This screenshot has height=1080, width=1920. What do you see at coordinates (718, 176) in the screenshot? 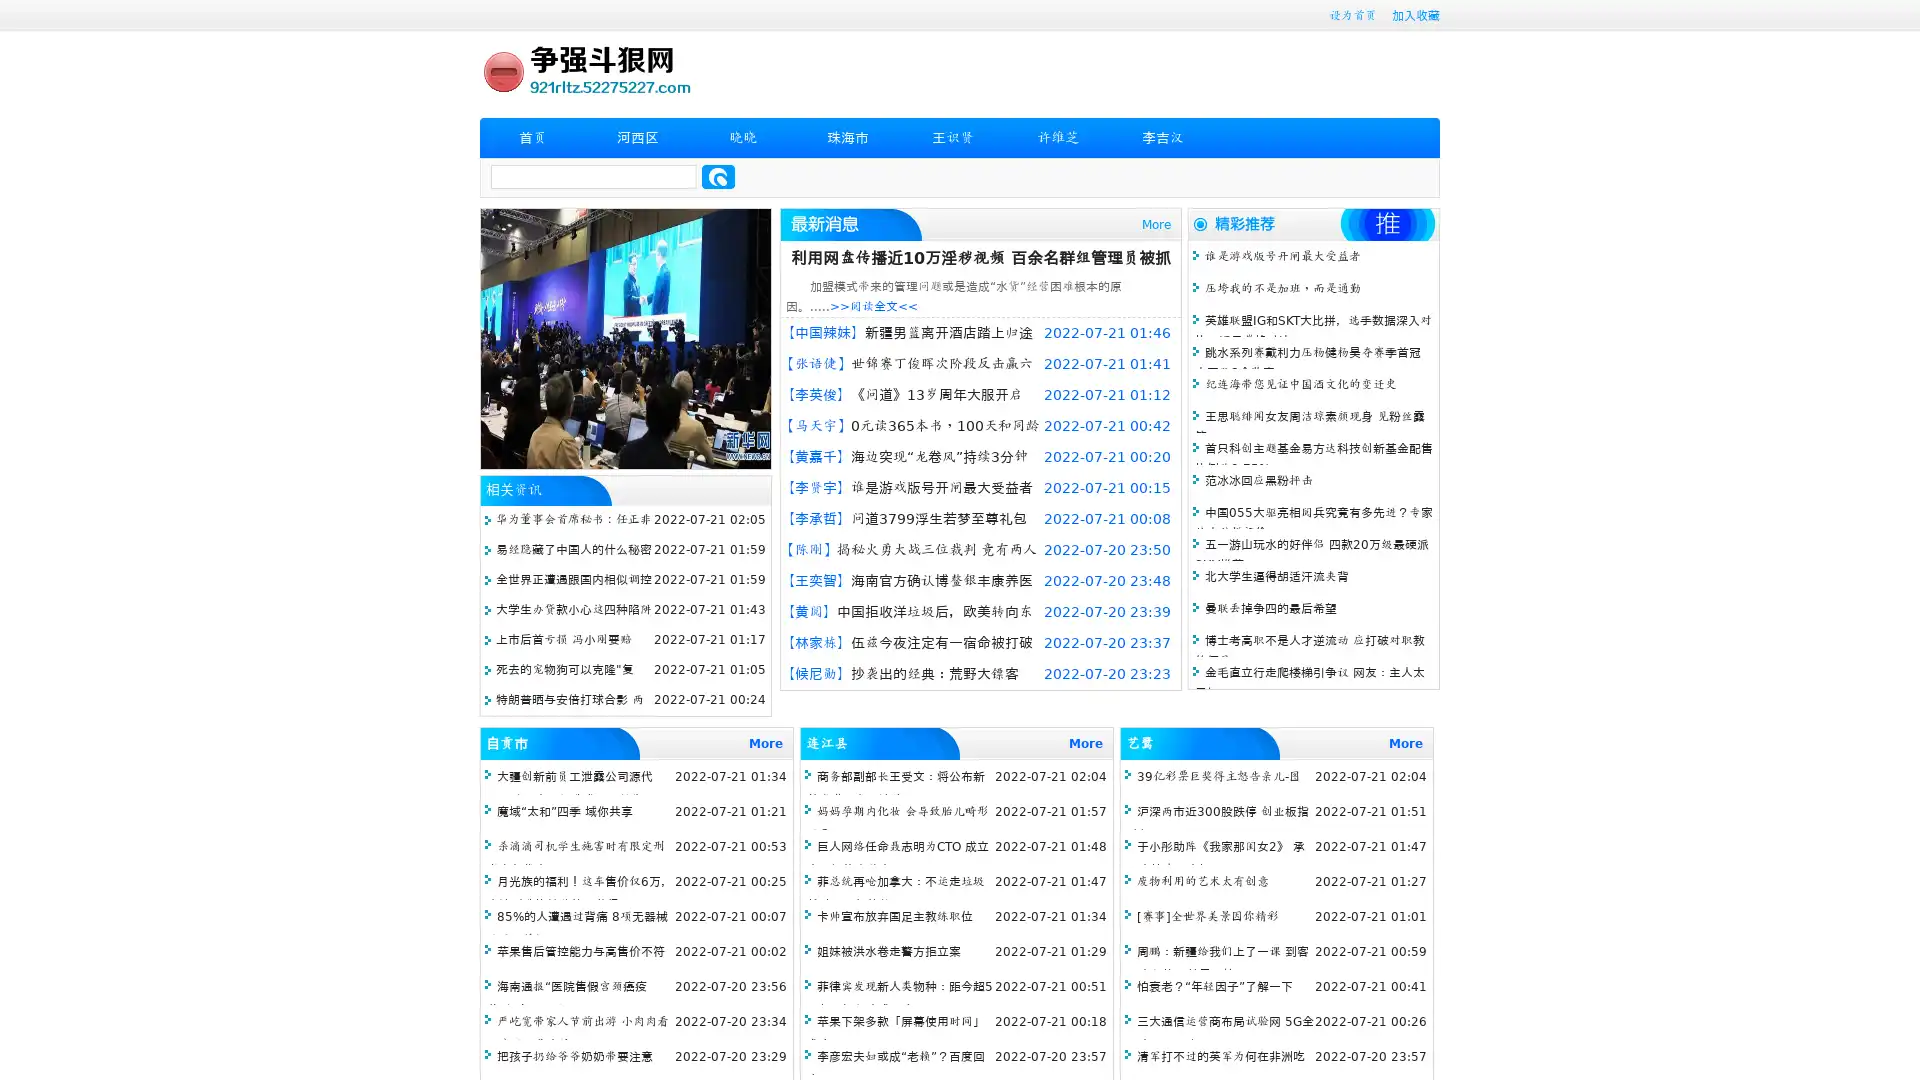
I see `Search` at bounding box center [718, 176].